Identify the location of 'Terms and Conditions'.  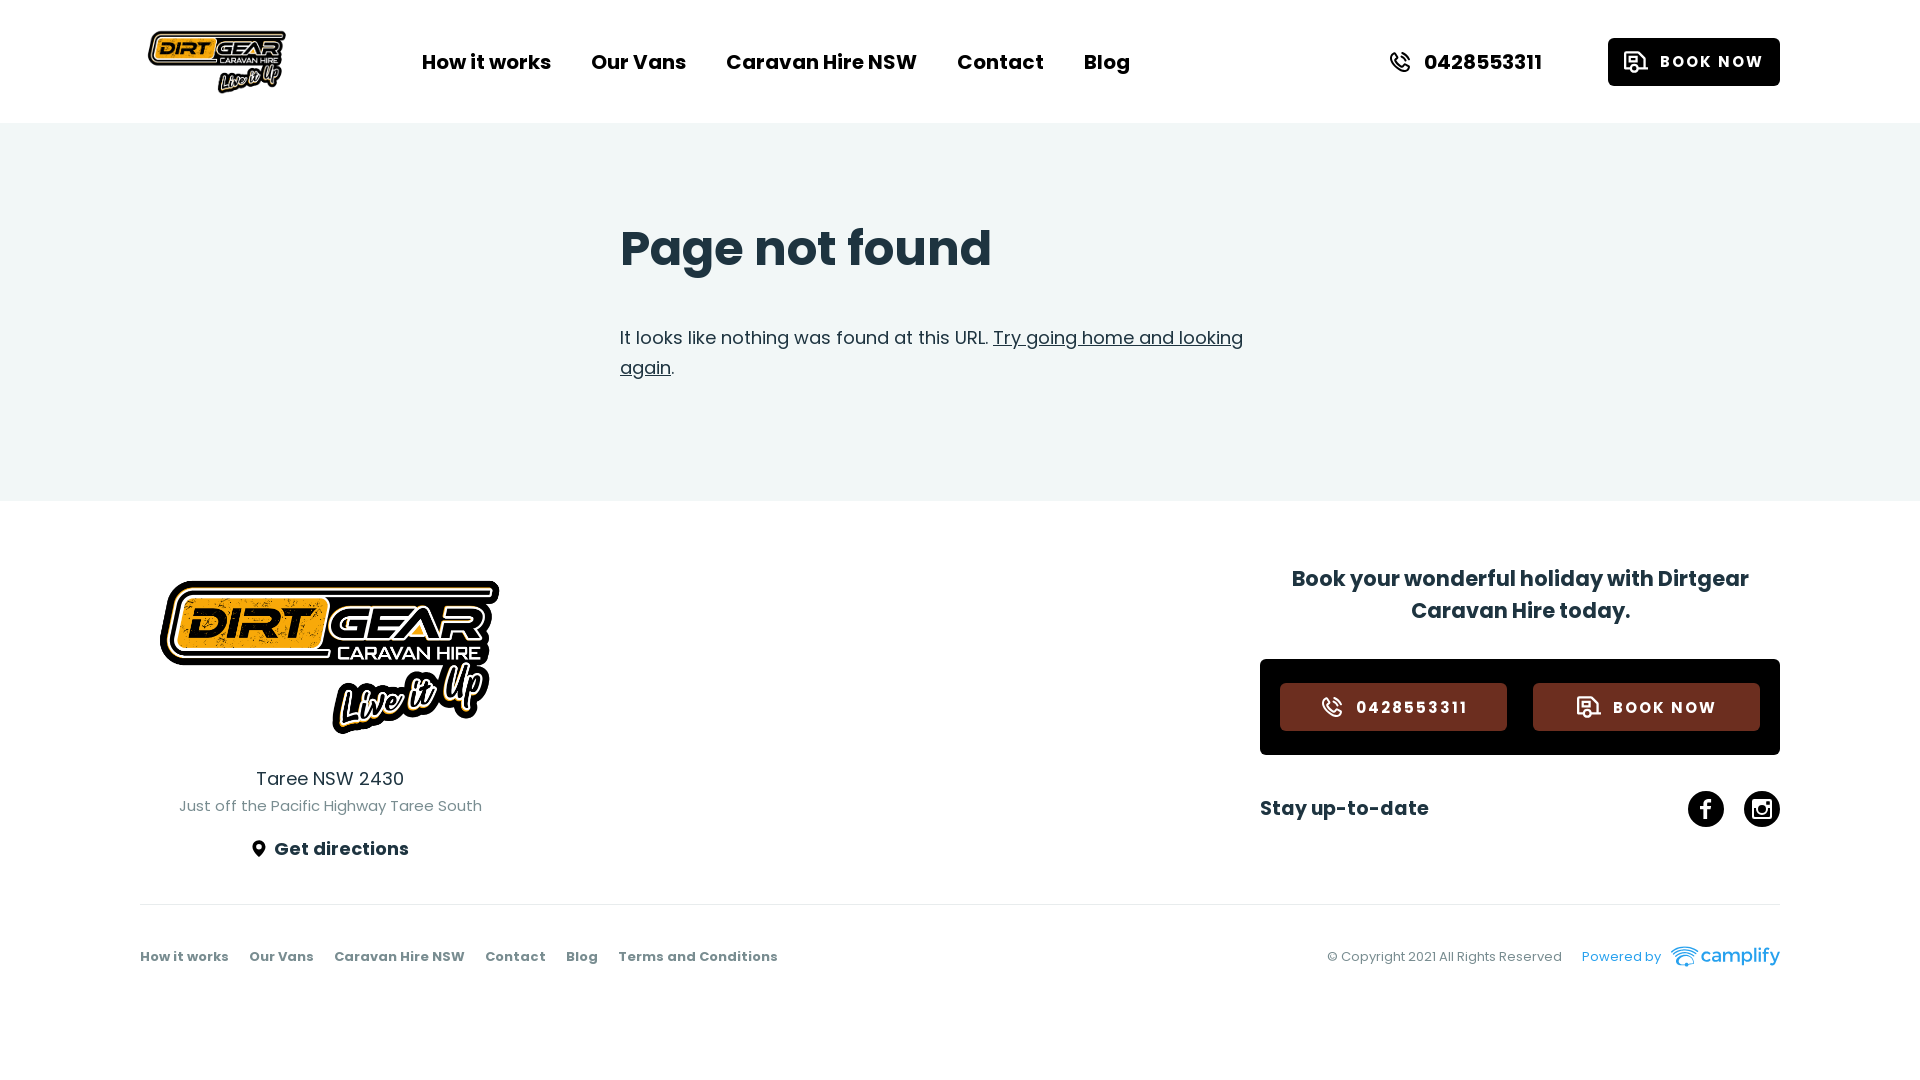
(697, 955).